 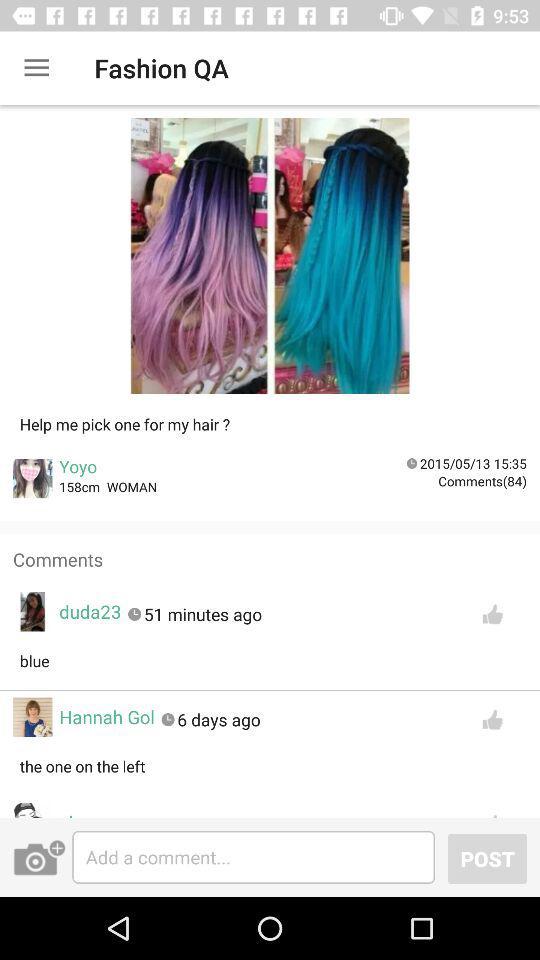 What do you see at coordinates (39, 856) in the screenshot?
I see `open camera` at bounding box center [39, 856].